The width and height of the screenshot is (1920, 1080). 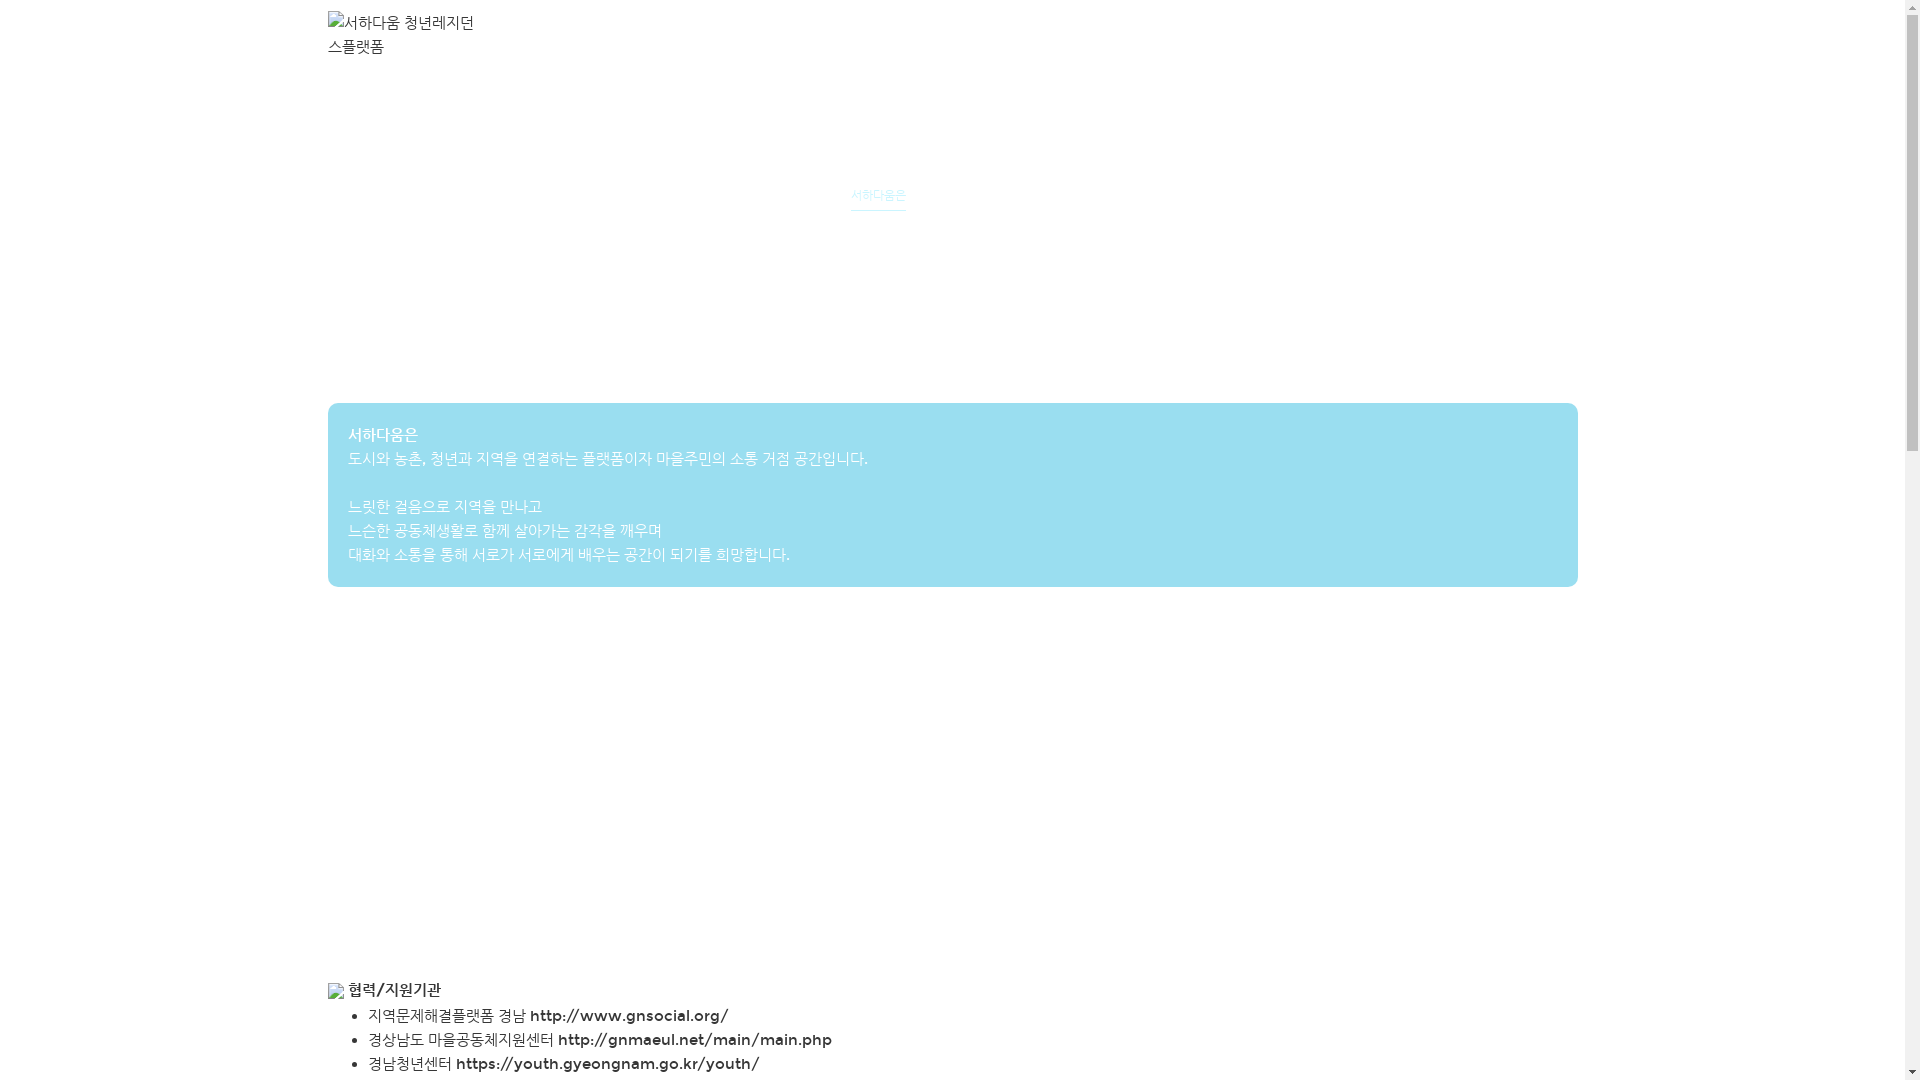 I want to click on 'http://gnmaeul.net/main/main.php', so click(x=695, y=1039).